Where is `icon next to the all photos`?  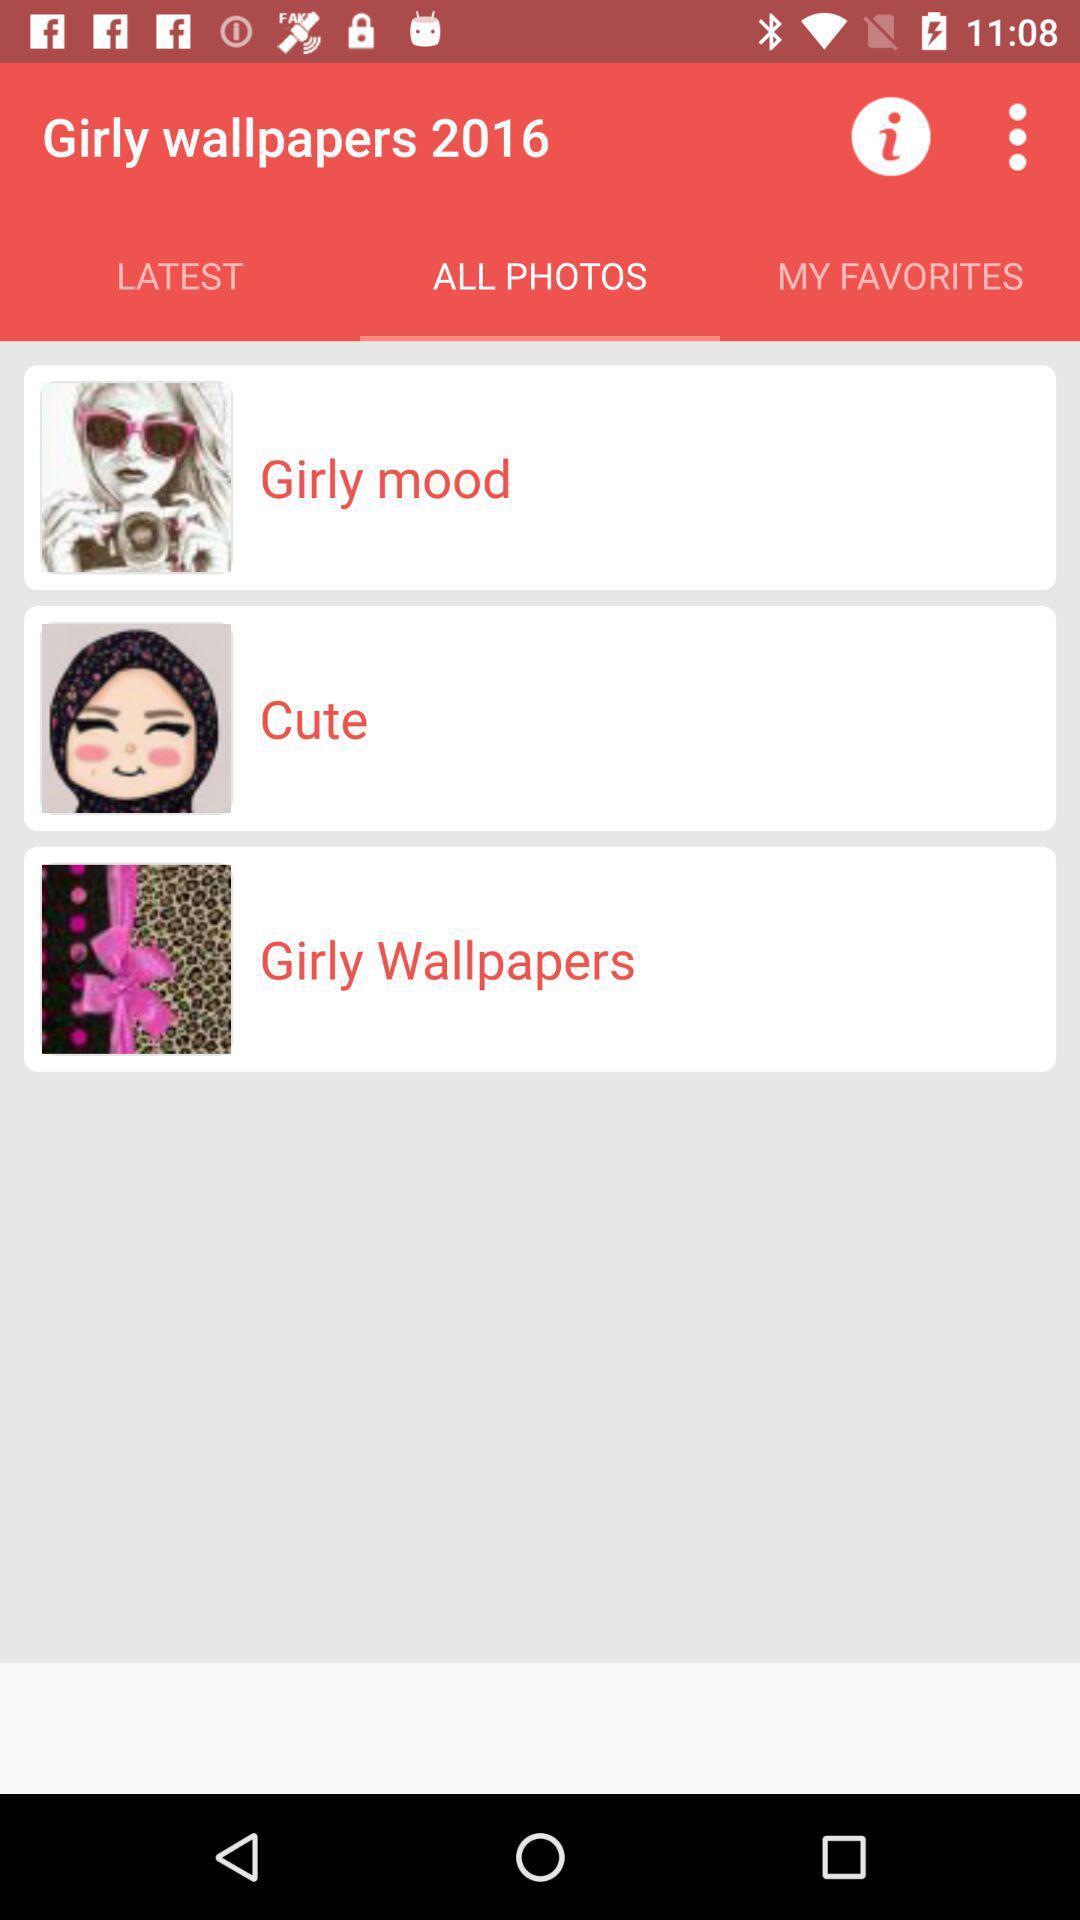 icon next to the all photos is located at coordinates (890, 135).